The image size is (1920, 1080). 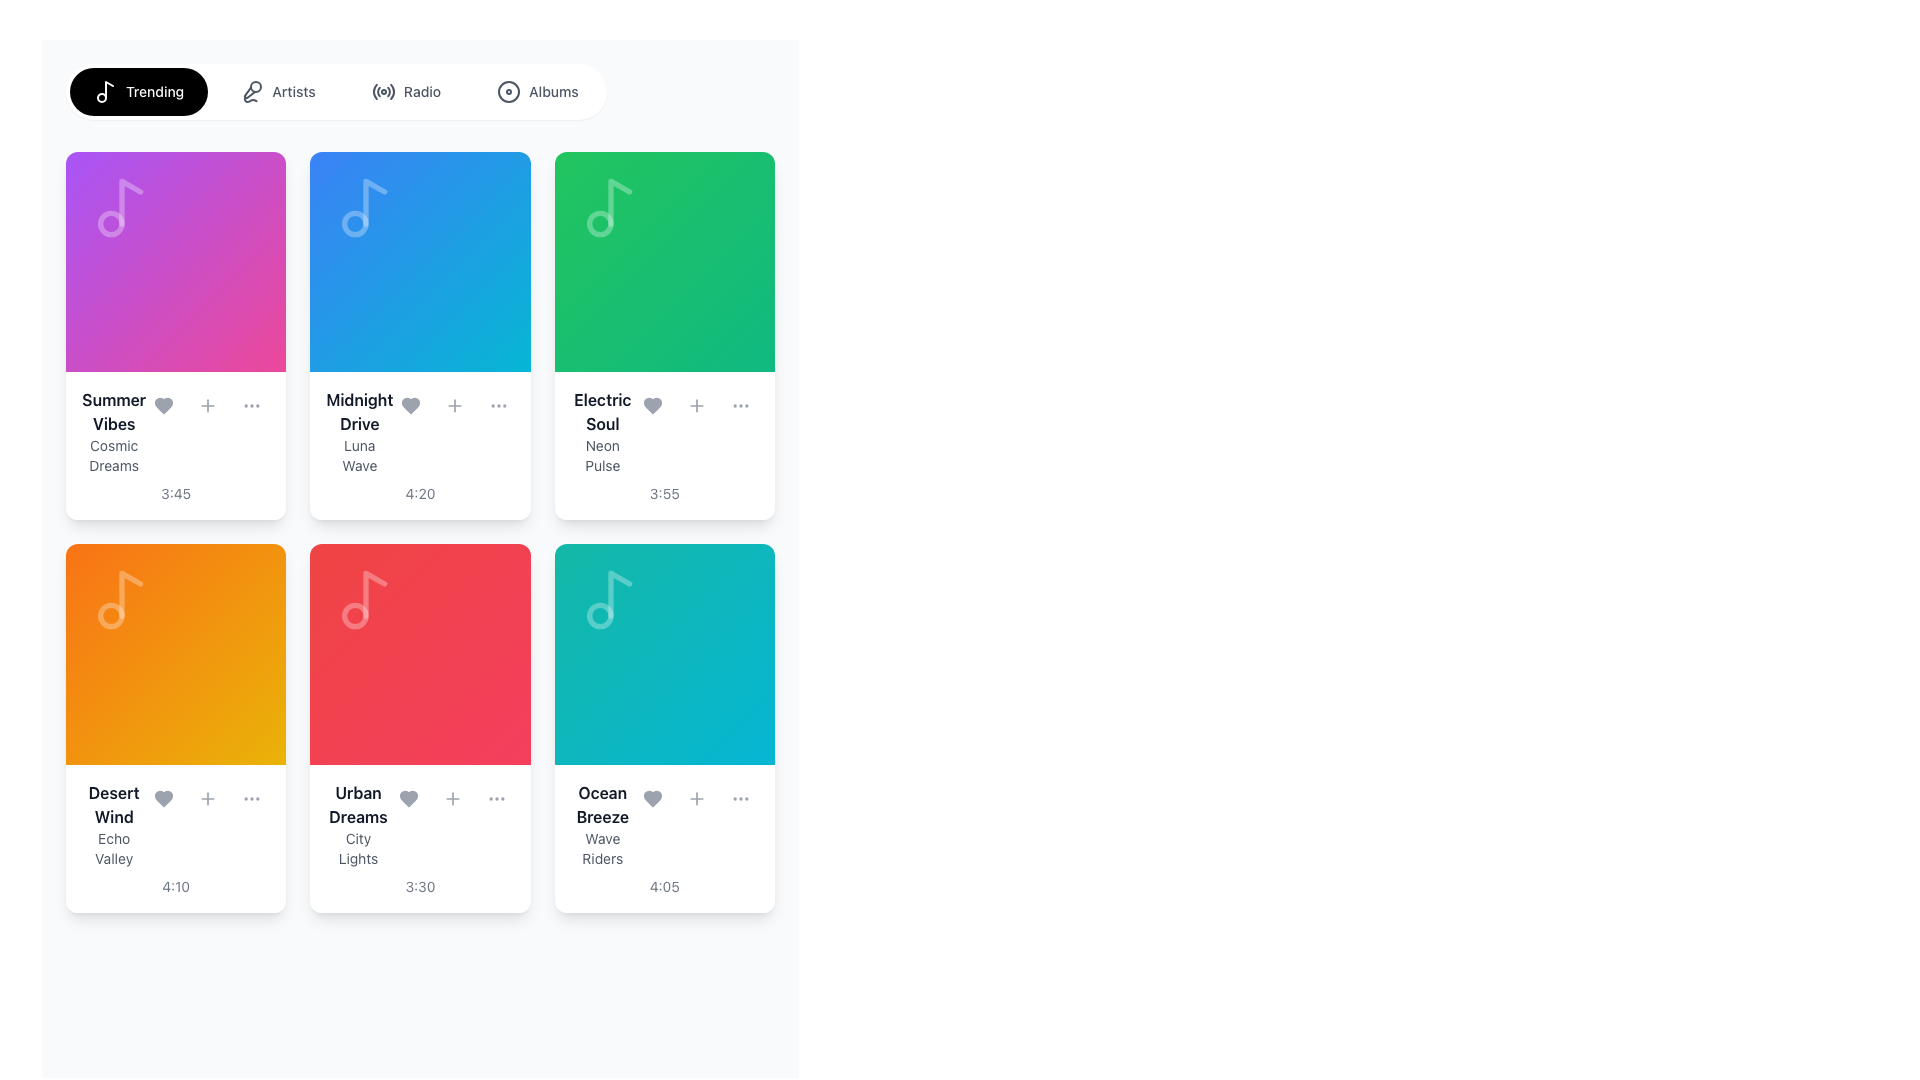 I want to click on the text component titled 'Ocean Breeze' with the subtitle 'Wave Riders' located in the bottom row of the grid layout, specifically the second card from the right, so click(x=601, y=824).